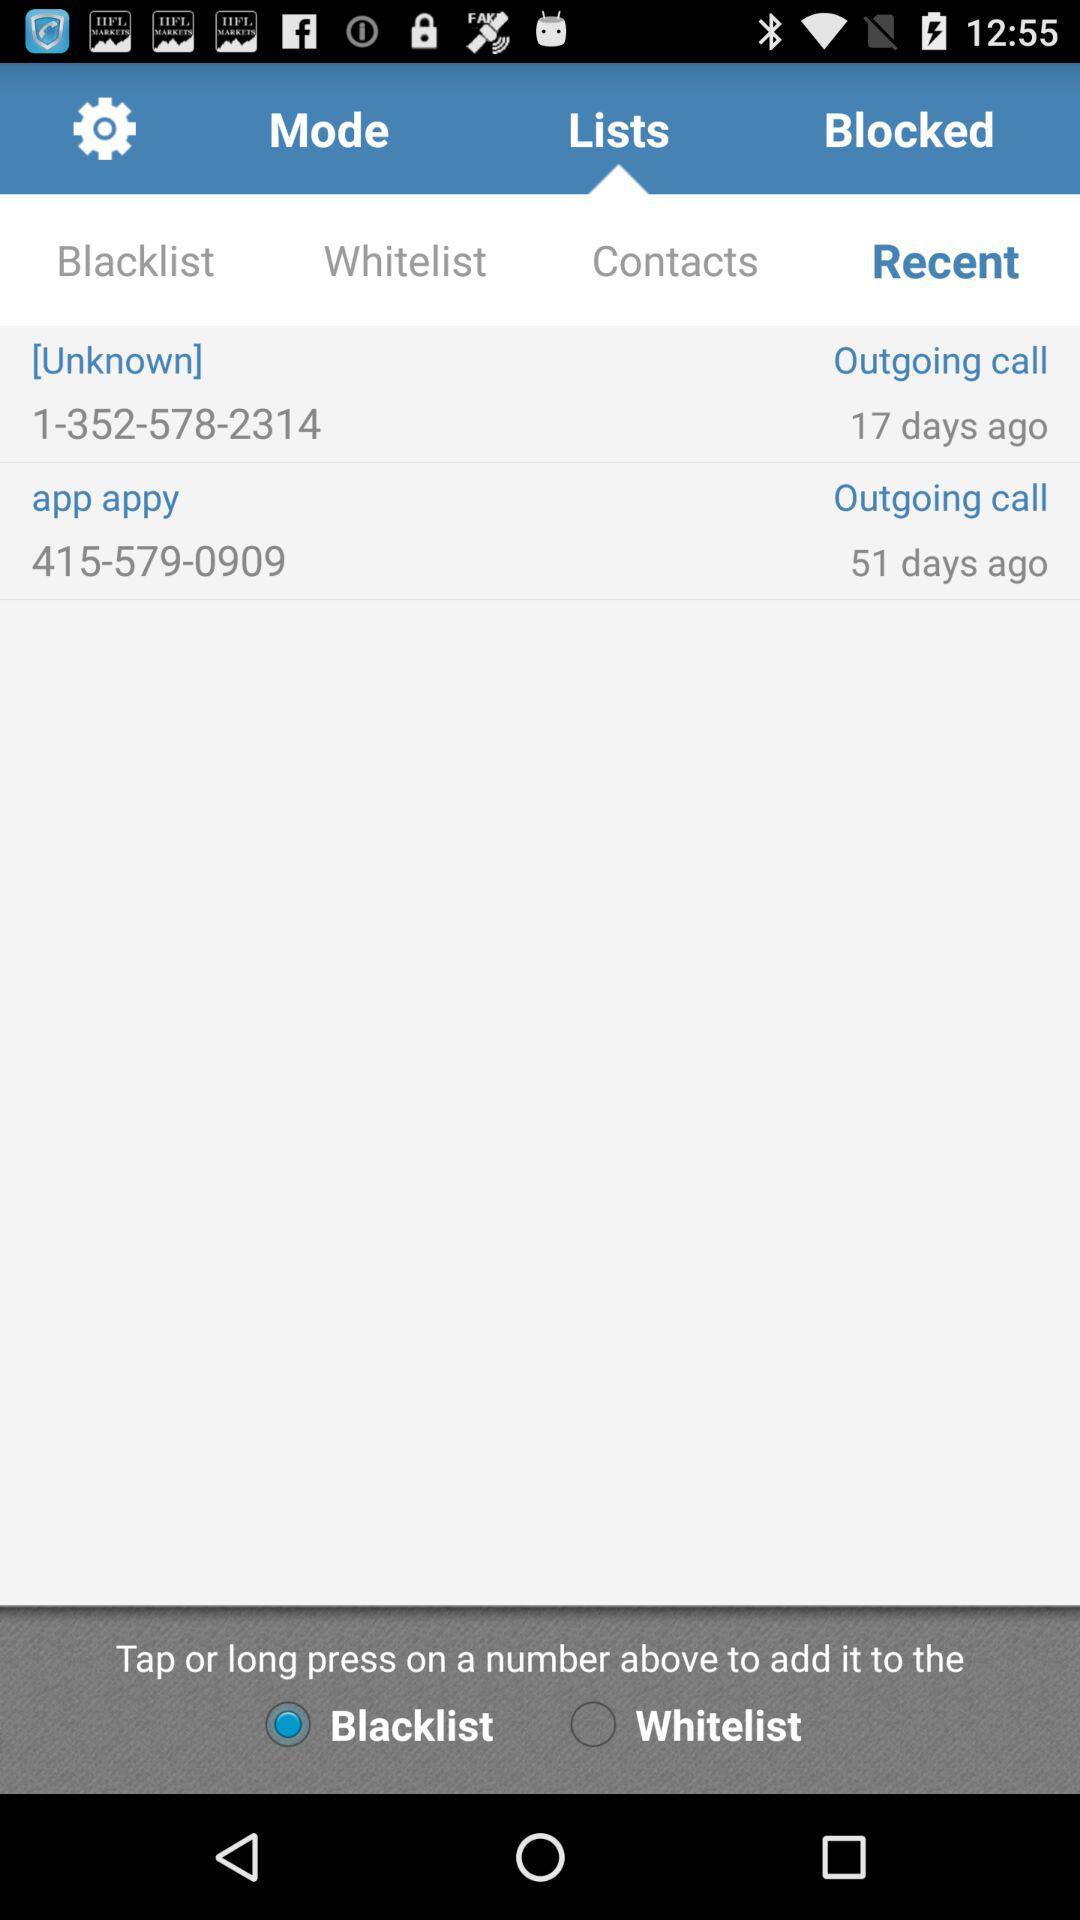 Image resolution: width=1080 pixels, height=1920 pixels. I want to click on the icon above the [unknown], so click(675, 258).